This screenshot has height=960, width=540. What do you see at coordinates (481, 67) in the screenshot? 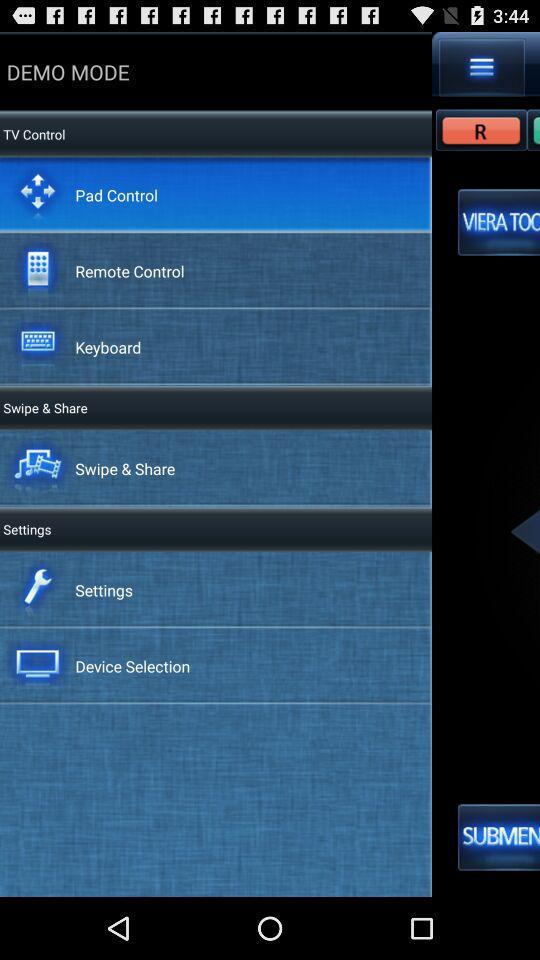
I see `see more options` at bounding box center [481, 67].